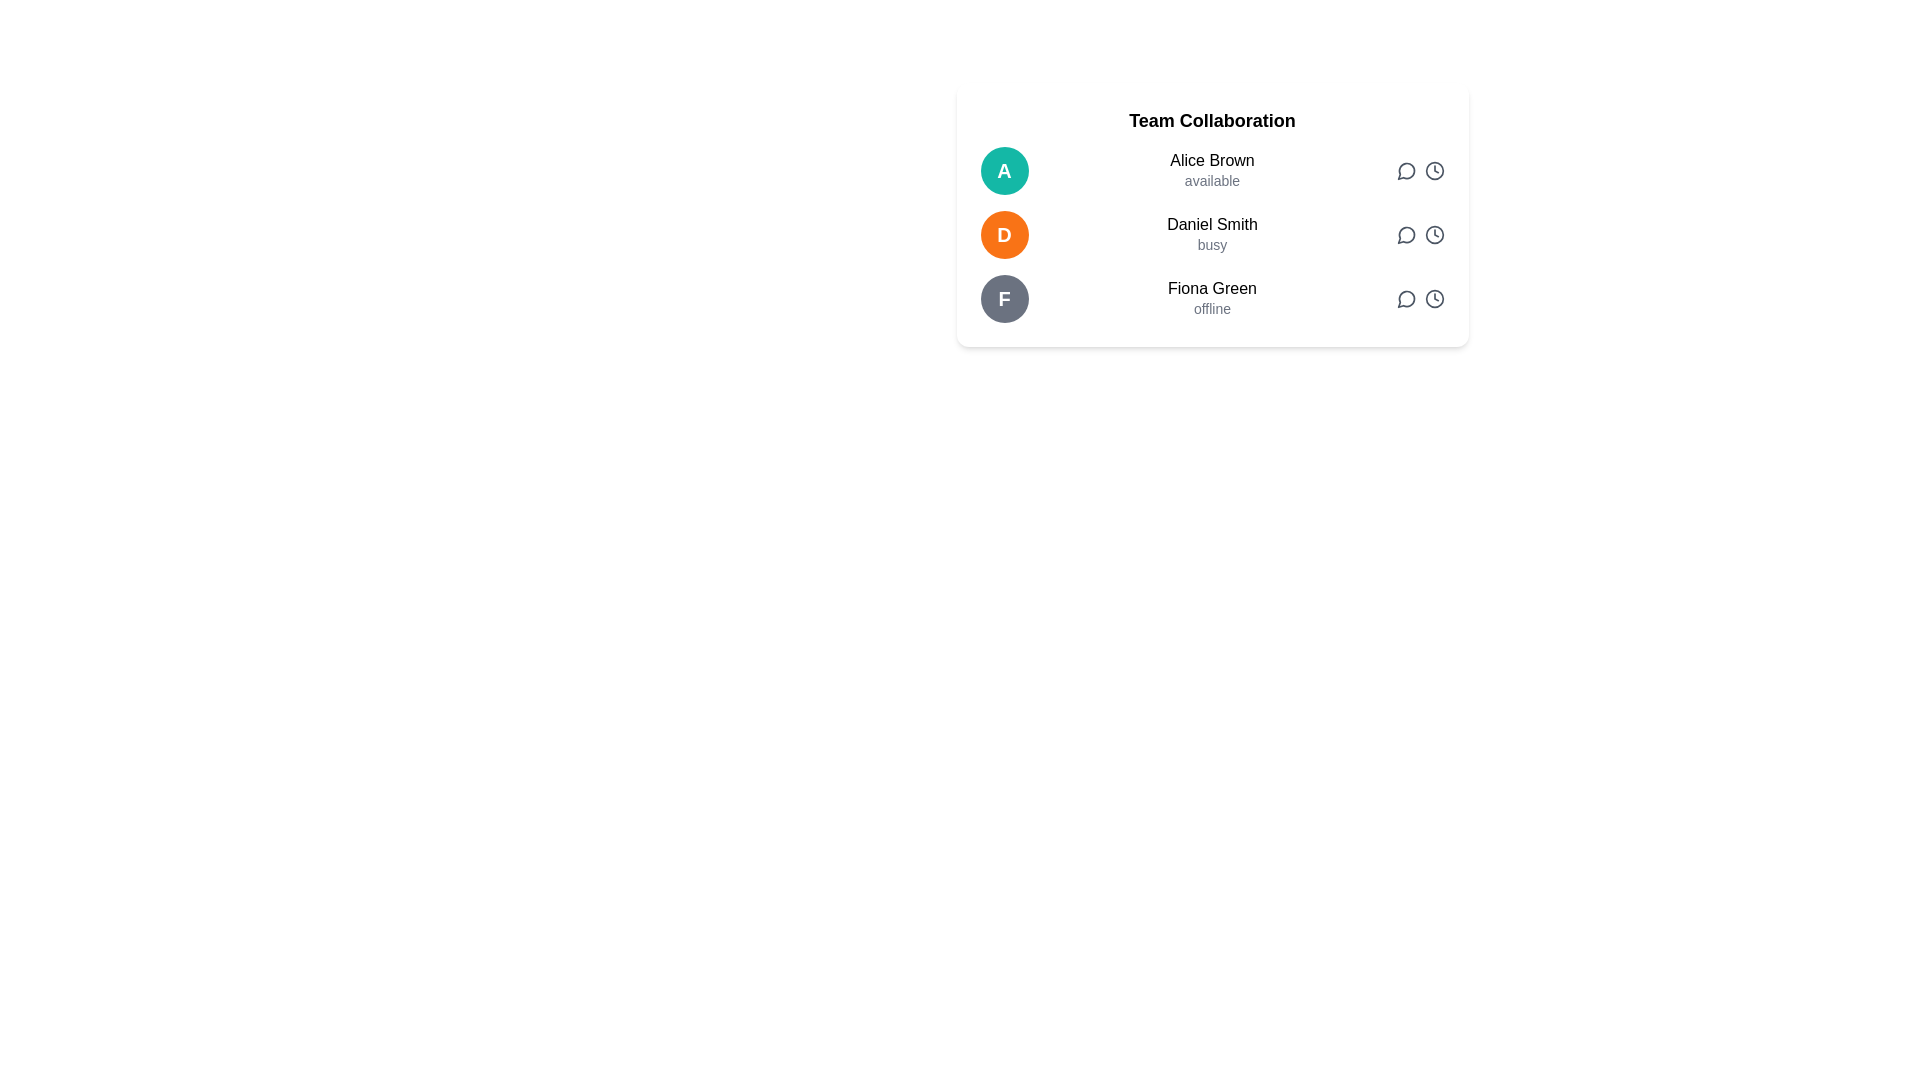 This screenshot has width=1920, height=1080. What do you see at coordinates (1211, 224) in the screenshot?
I see `the text label displaying 'Daniel Smith' to possibly view additional information` at bounding box center [1211, 224].